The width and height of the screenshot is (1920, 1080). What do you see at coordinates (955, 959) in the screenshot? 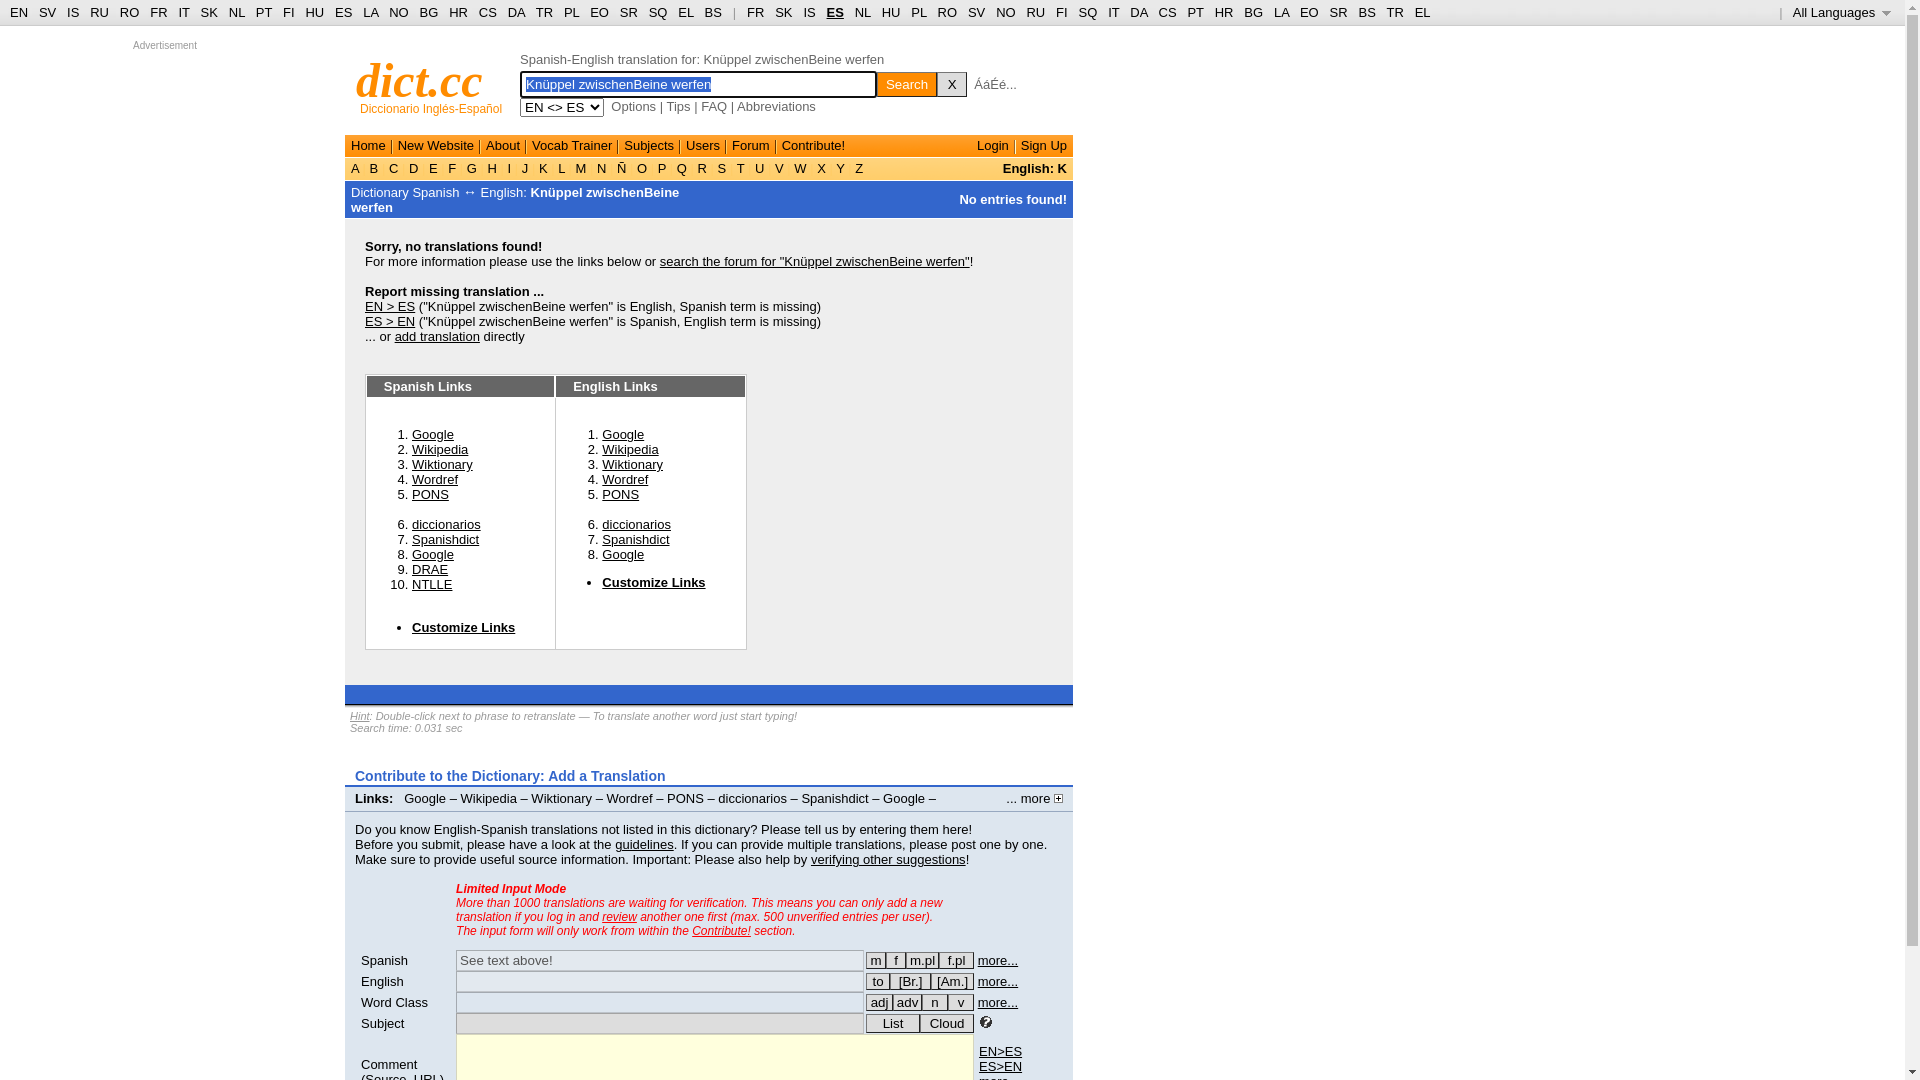
I see `'f.pl'` at bounding box center [955, 959].